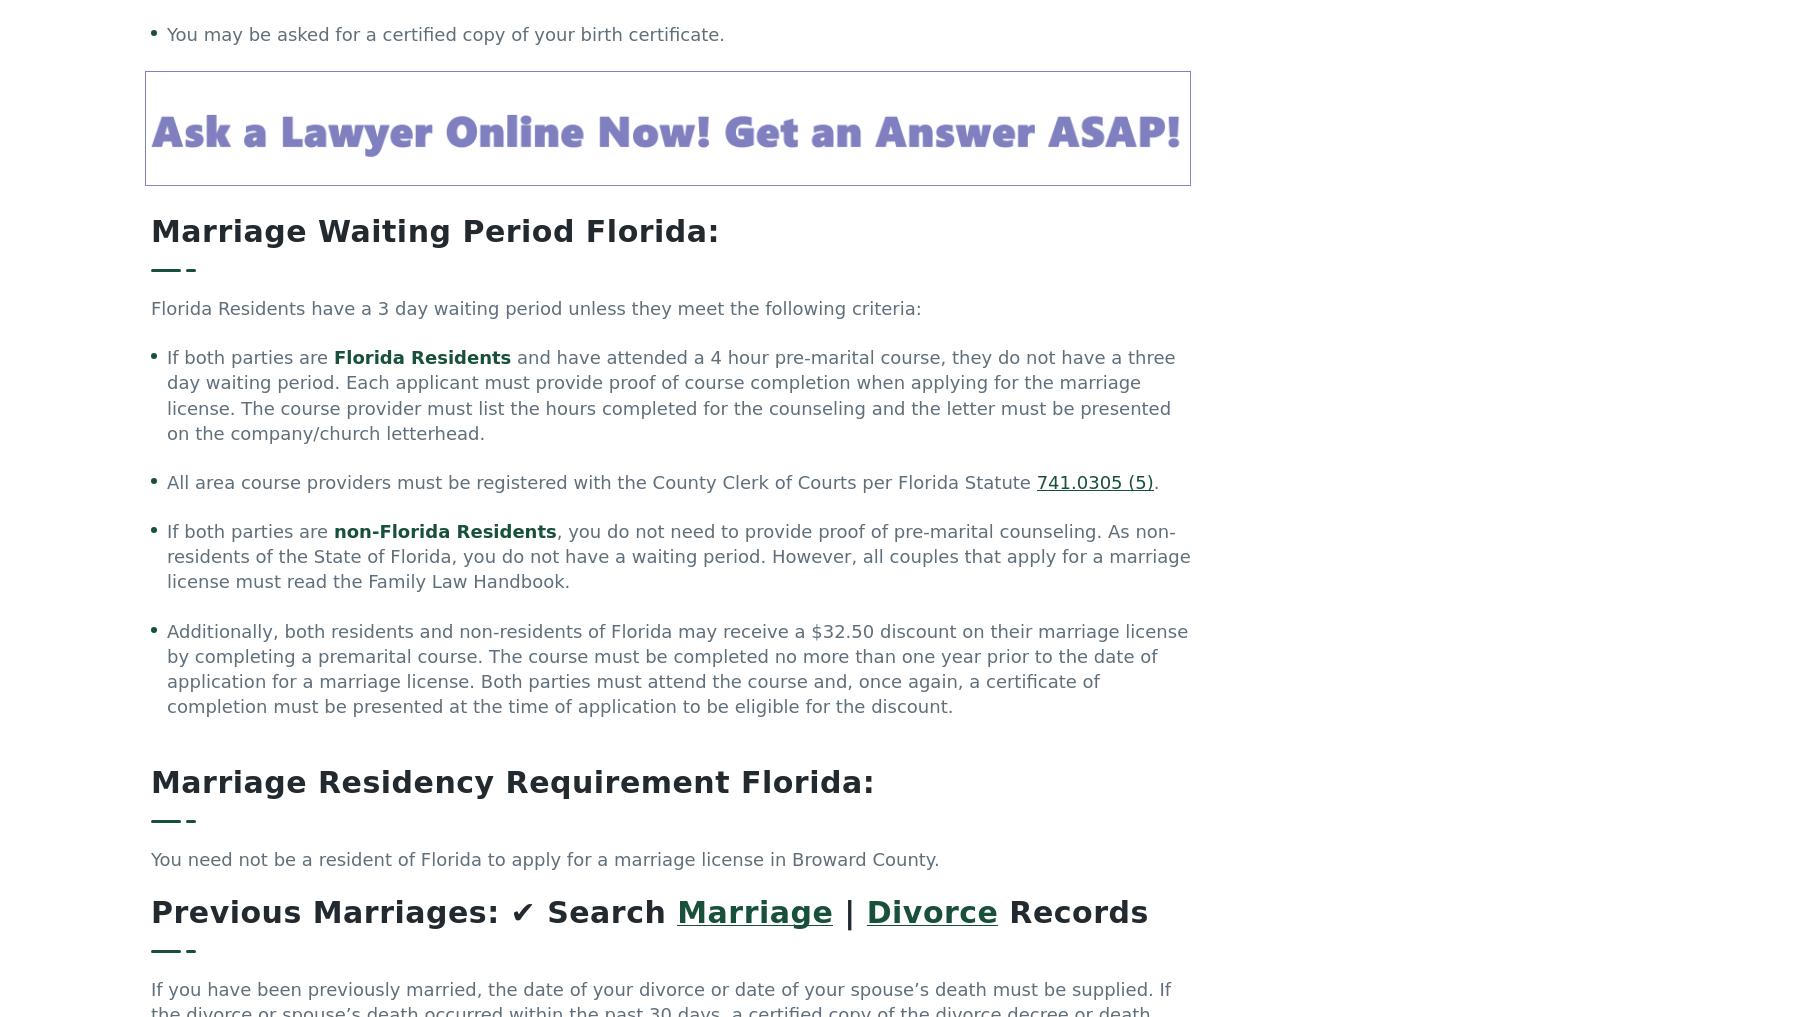 The image size is (1800, 1017). I want to click on 'Divorce', so click(931, 916).